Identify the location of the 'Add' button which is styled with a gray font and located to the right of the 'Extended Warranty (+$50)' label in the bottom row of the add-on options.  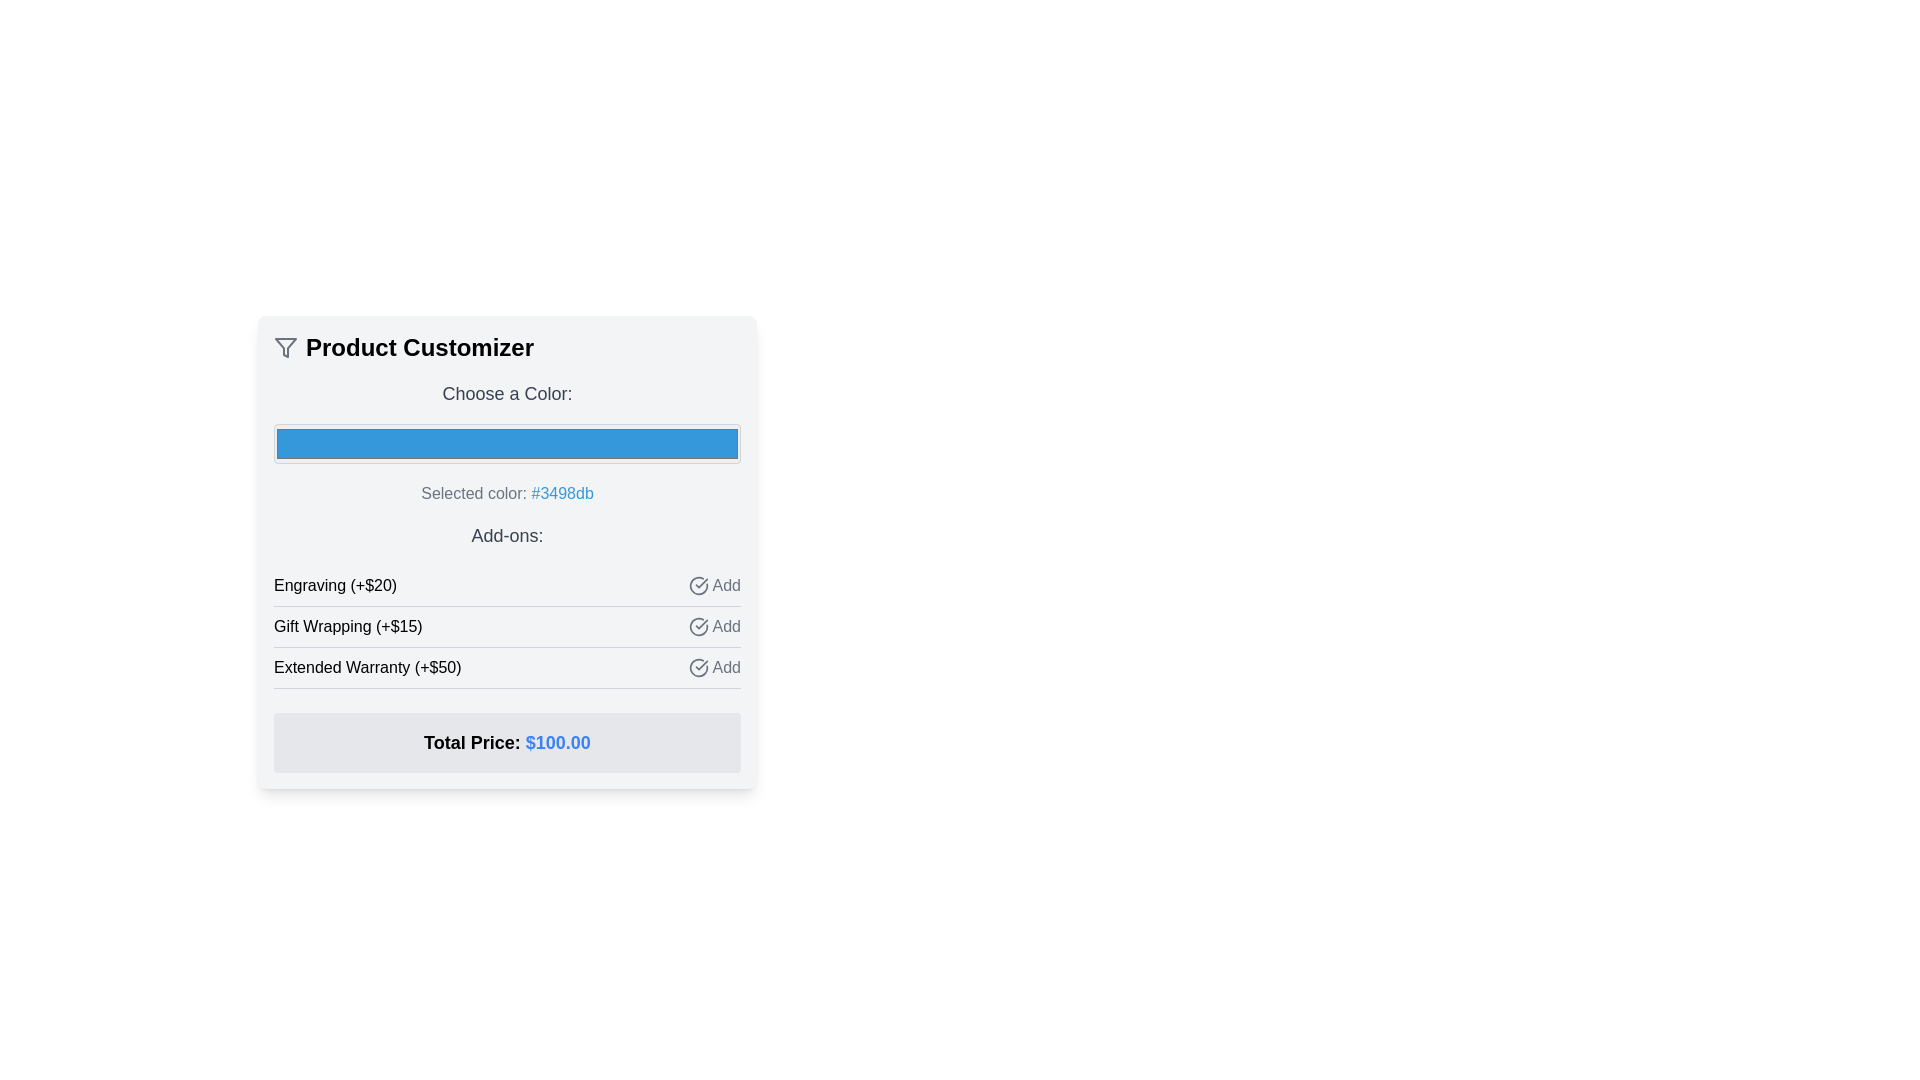
(714, 667).